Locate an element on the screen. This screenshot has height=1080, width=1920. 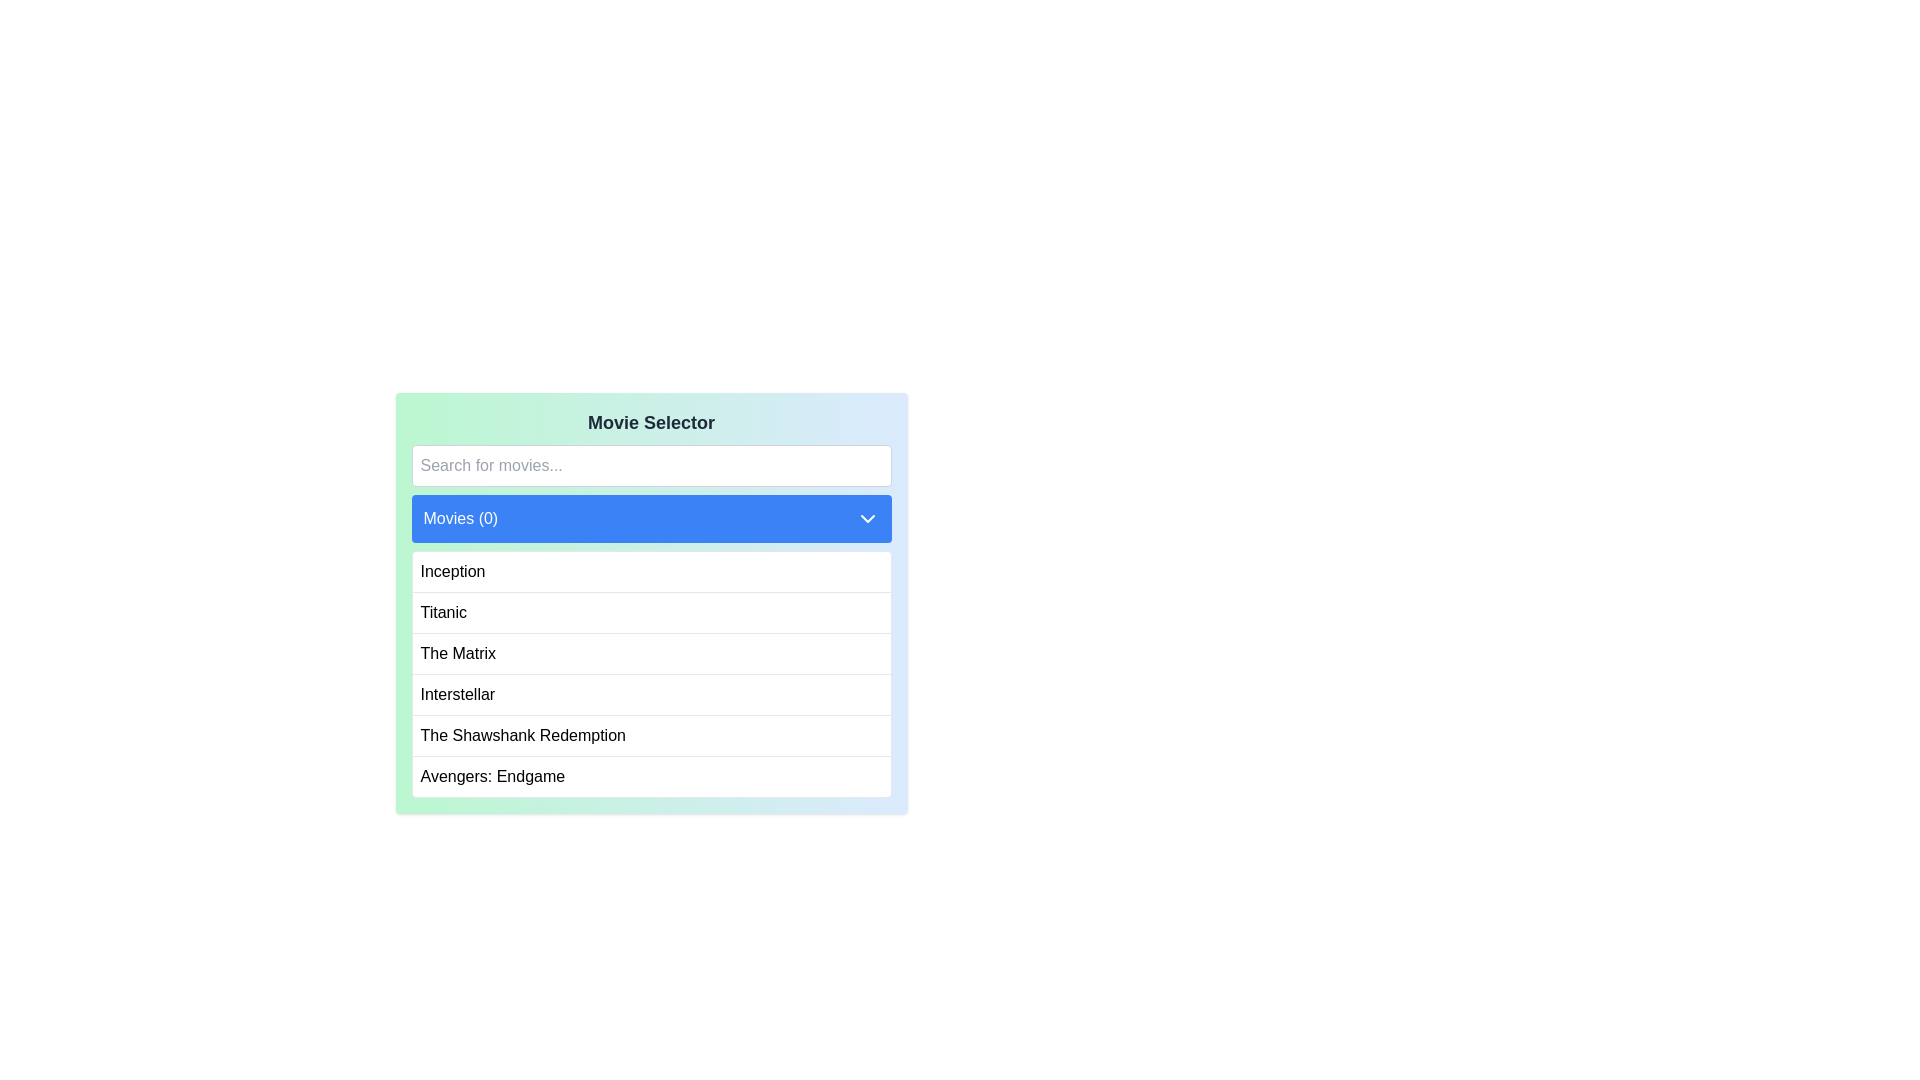
the third list item labeled 'The Matrix' in the 'Movie Selector' interface, which is positioned below 'Inception' and 'Titanic' and above 'Interstellar' is located at coordinates (651, 653).